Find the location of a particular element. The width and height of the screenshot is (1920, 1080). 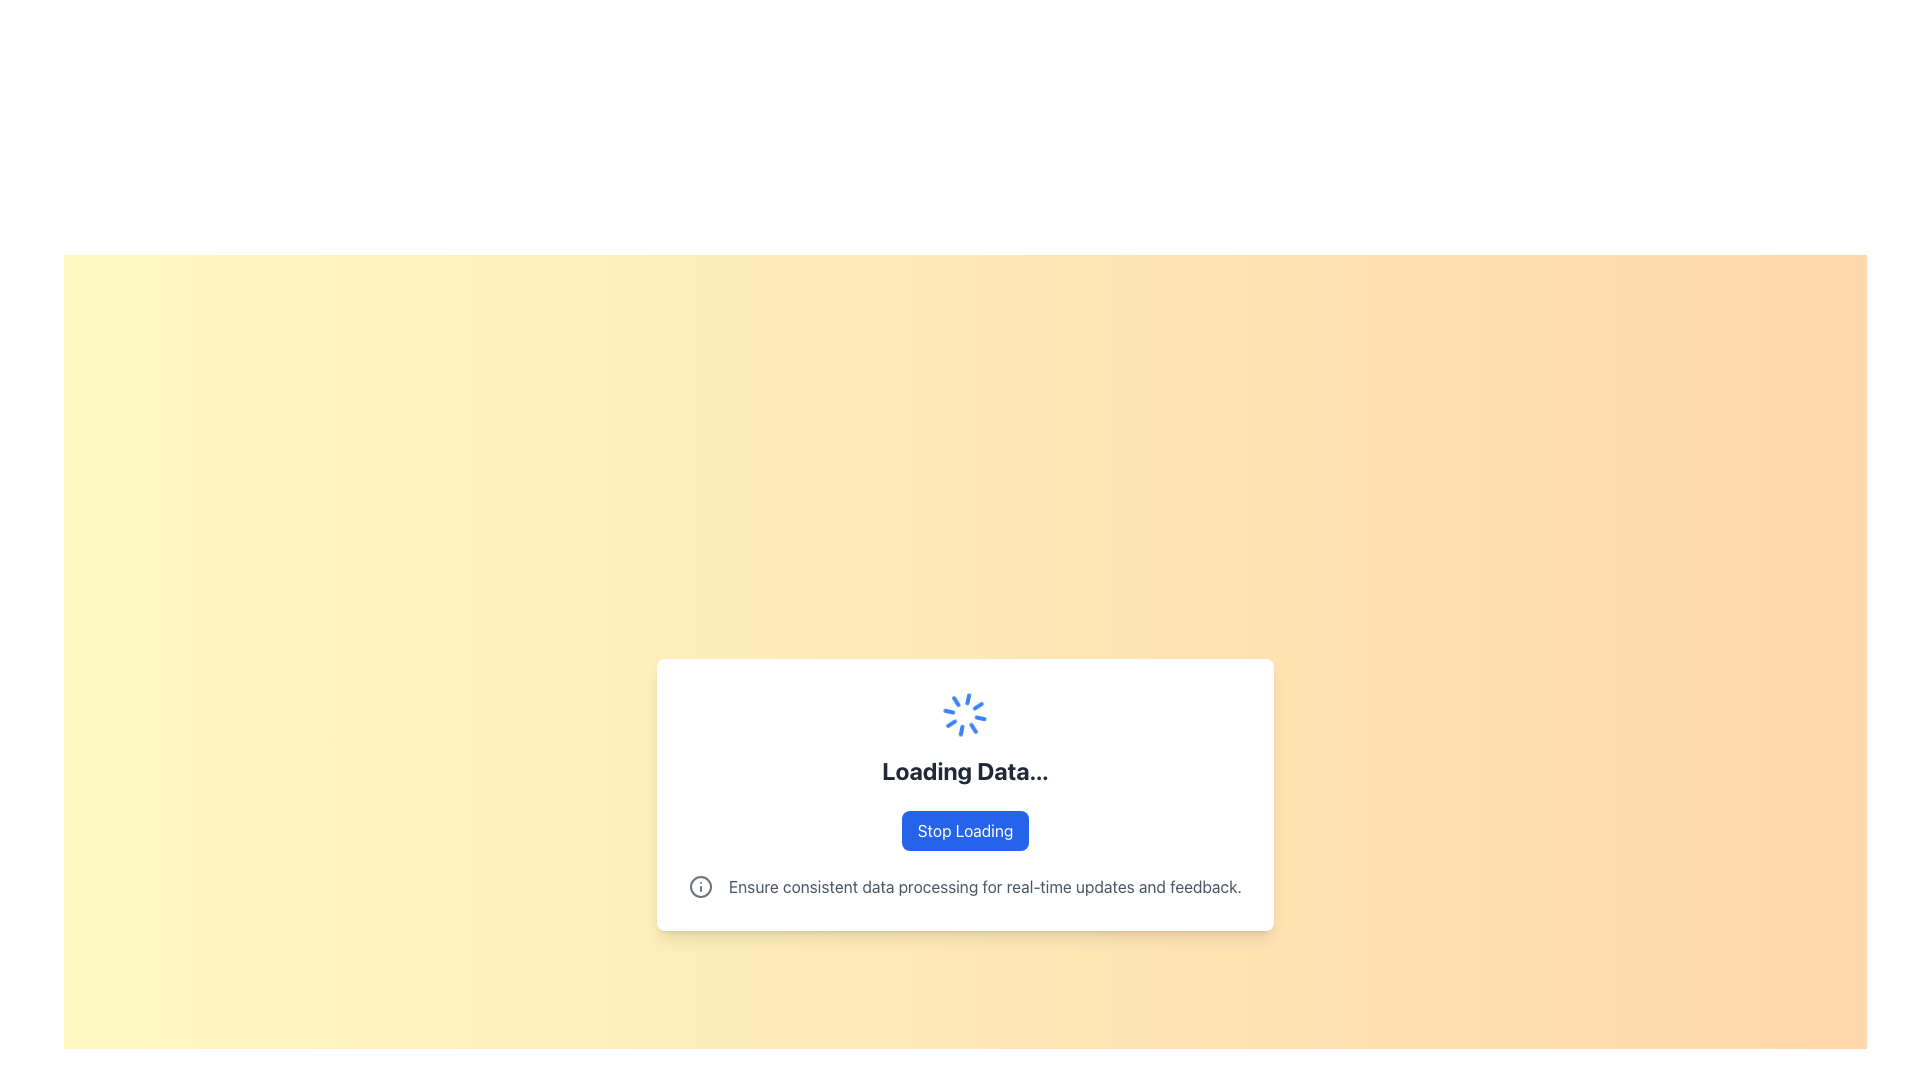

information displayed in the Informational modal which shows 'Loading Data...' and additional details below it is located at coordinates (965, 793).